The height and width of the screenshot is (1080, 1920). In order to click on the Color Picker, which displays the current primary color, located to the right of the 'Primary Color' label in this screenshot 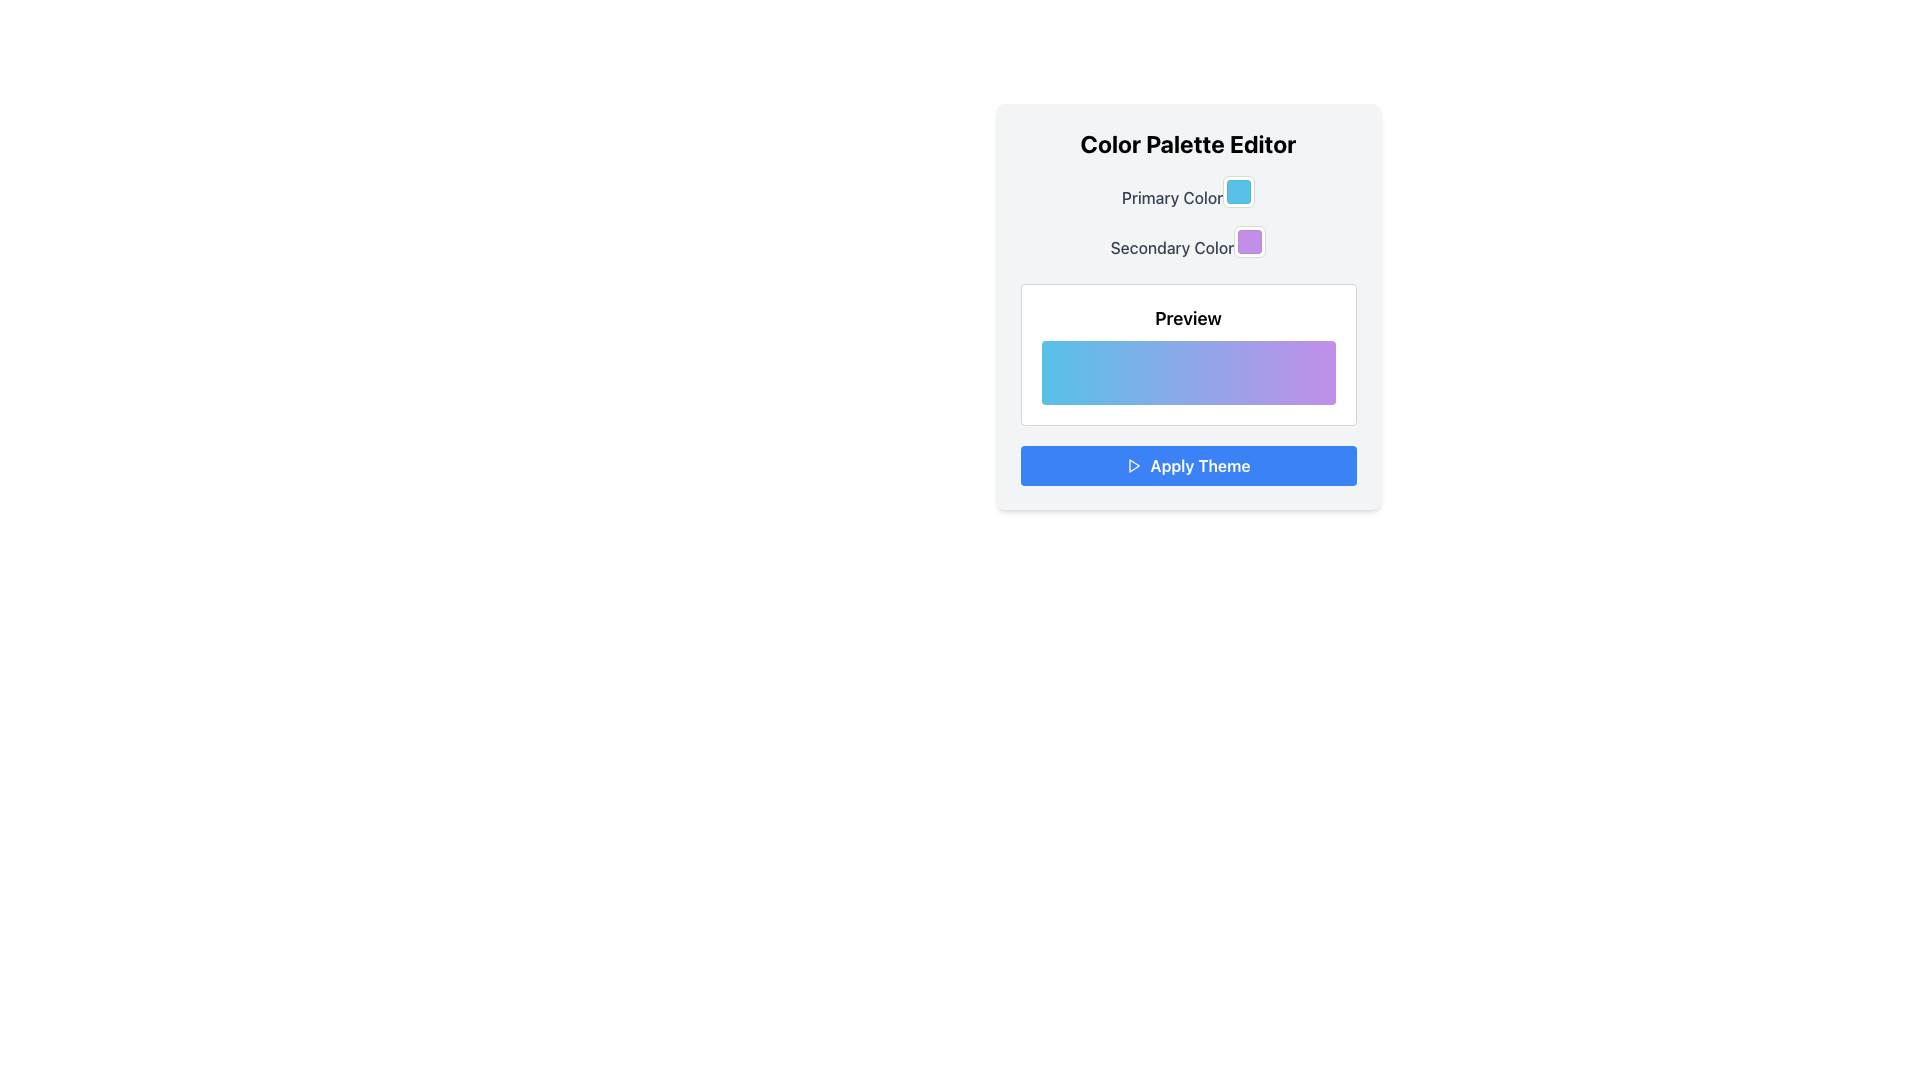, I will do `click(1237, 192)`.